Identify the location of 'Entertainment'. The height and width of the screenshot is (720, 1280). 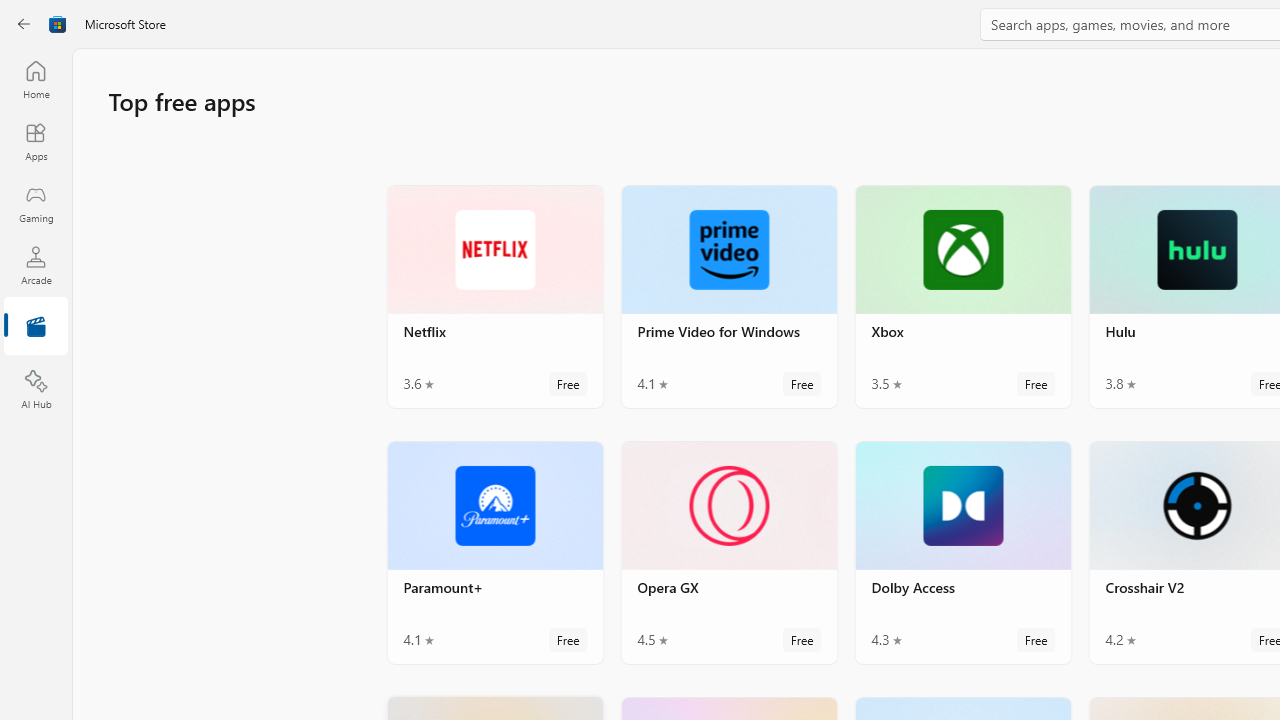
(35, 326).